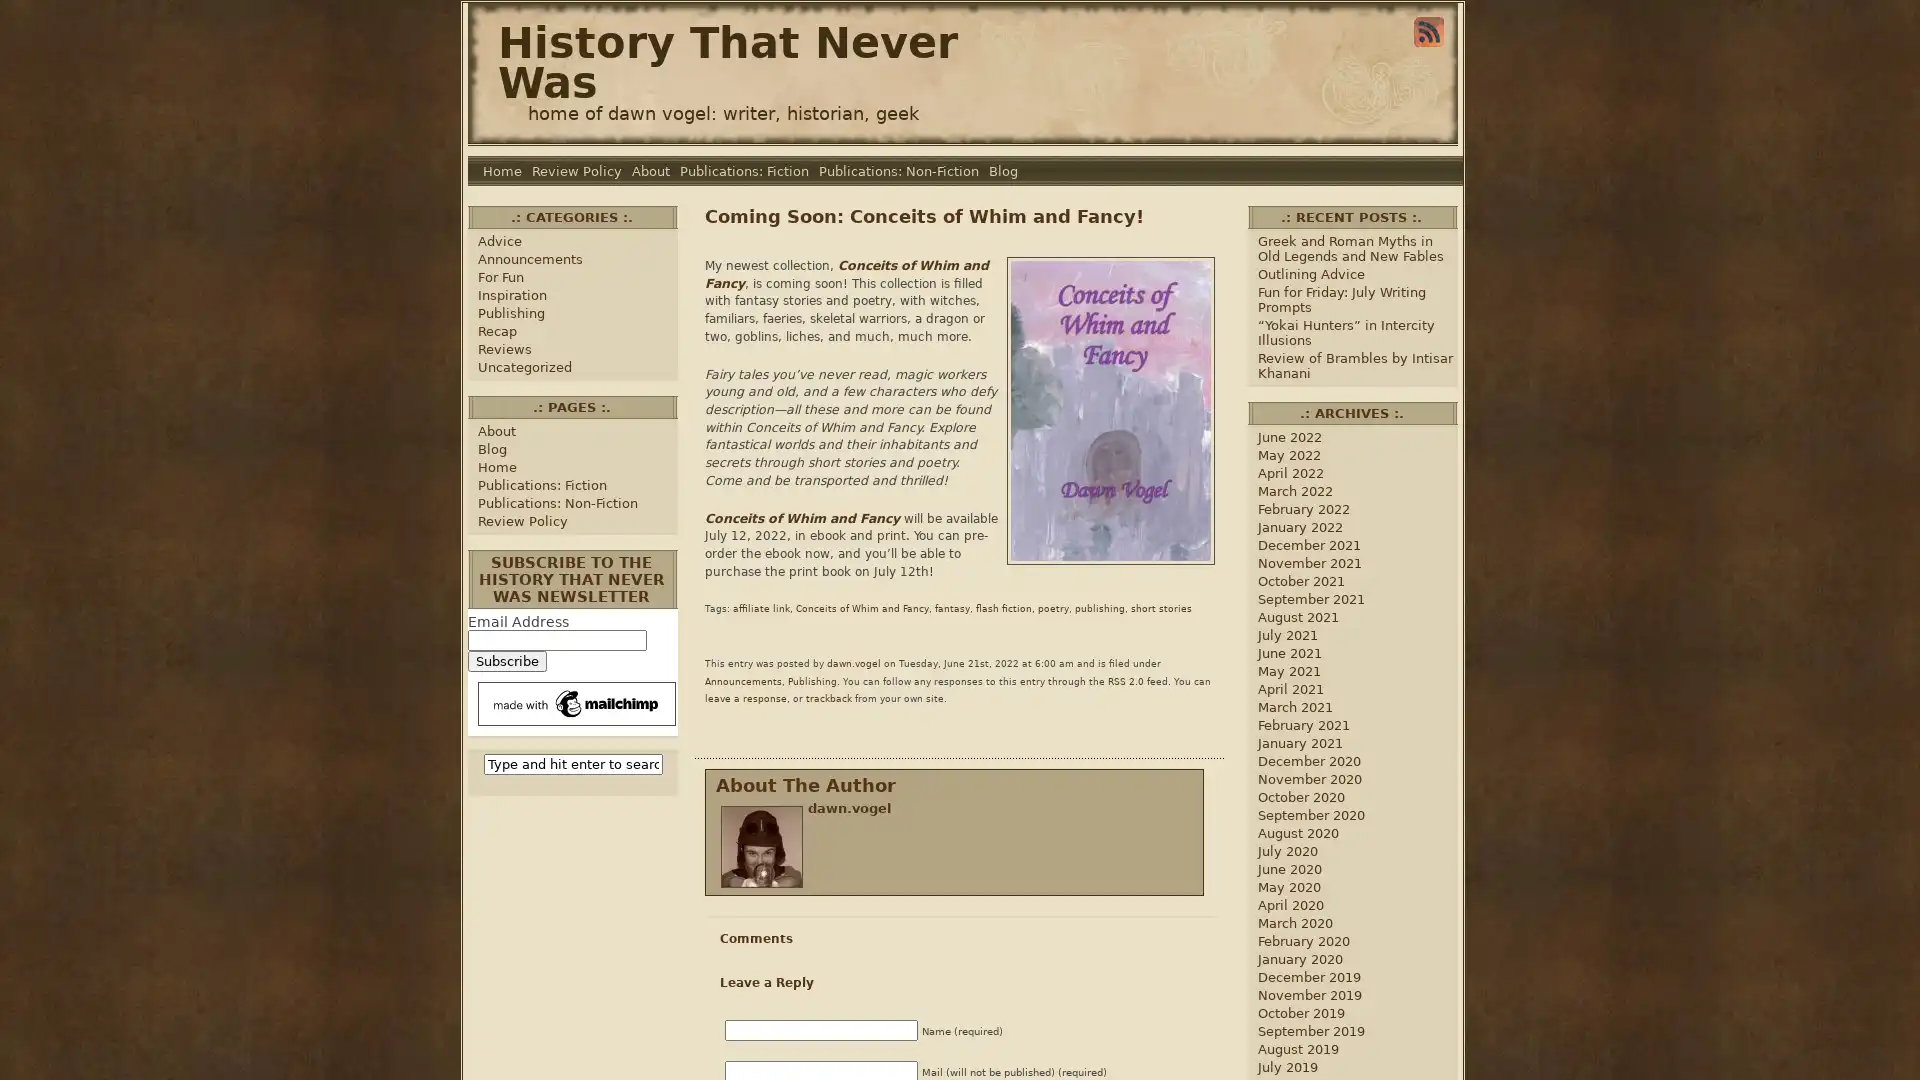  What do you see at coordinates (507, 661) in the screenshot?
I see `Subscribe` at bounding box center [507, 661].